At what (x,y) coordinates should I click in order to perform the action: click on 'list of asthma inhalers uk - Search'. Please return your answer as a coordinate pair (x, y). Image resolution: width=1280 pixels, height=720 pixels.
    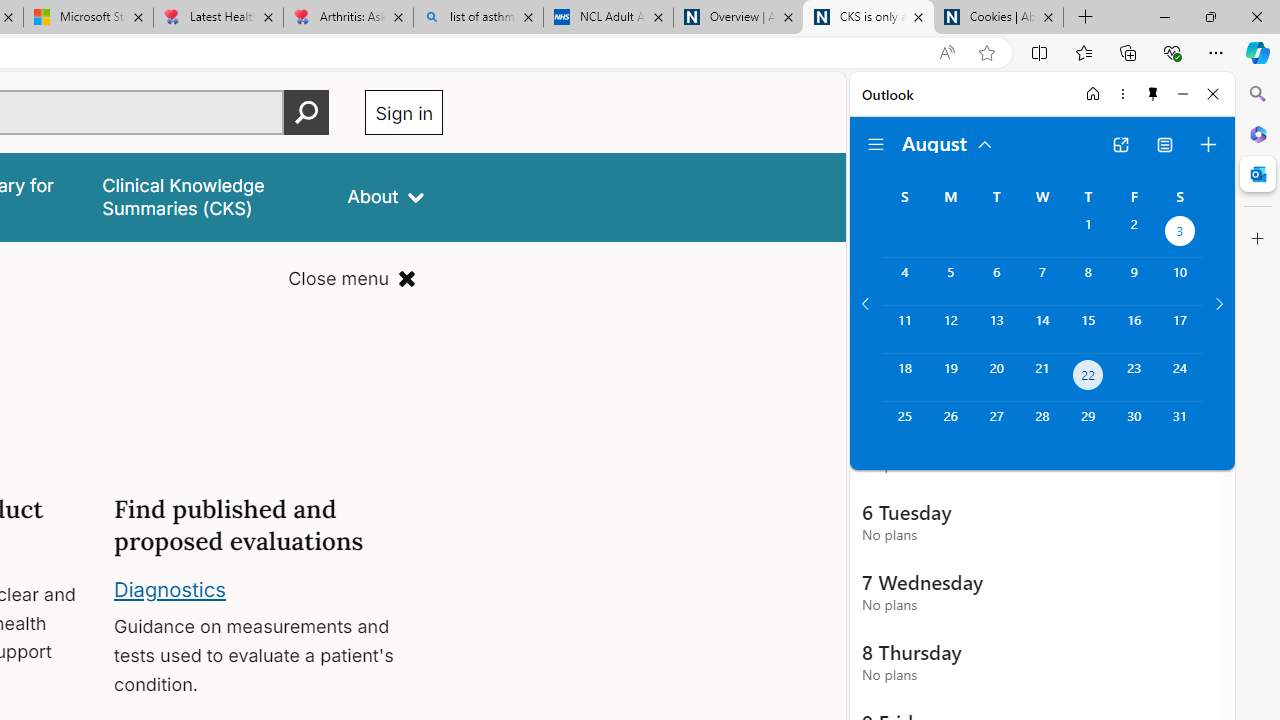
    Looking at the image, I should click on (477, 17).